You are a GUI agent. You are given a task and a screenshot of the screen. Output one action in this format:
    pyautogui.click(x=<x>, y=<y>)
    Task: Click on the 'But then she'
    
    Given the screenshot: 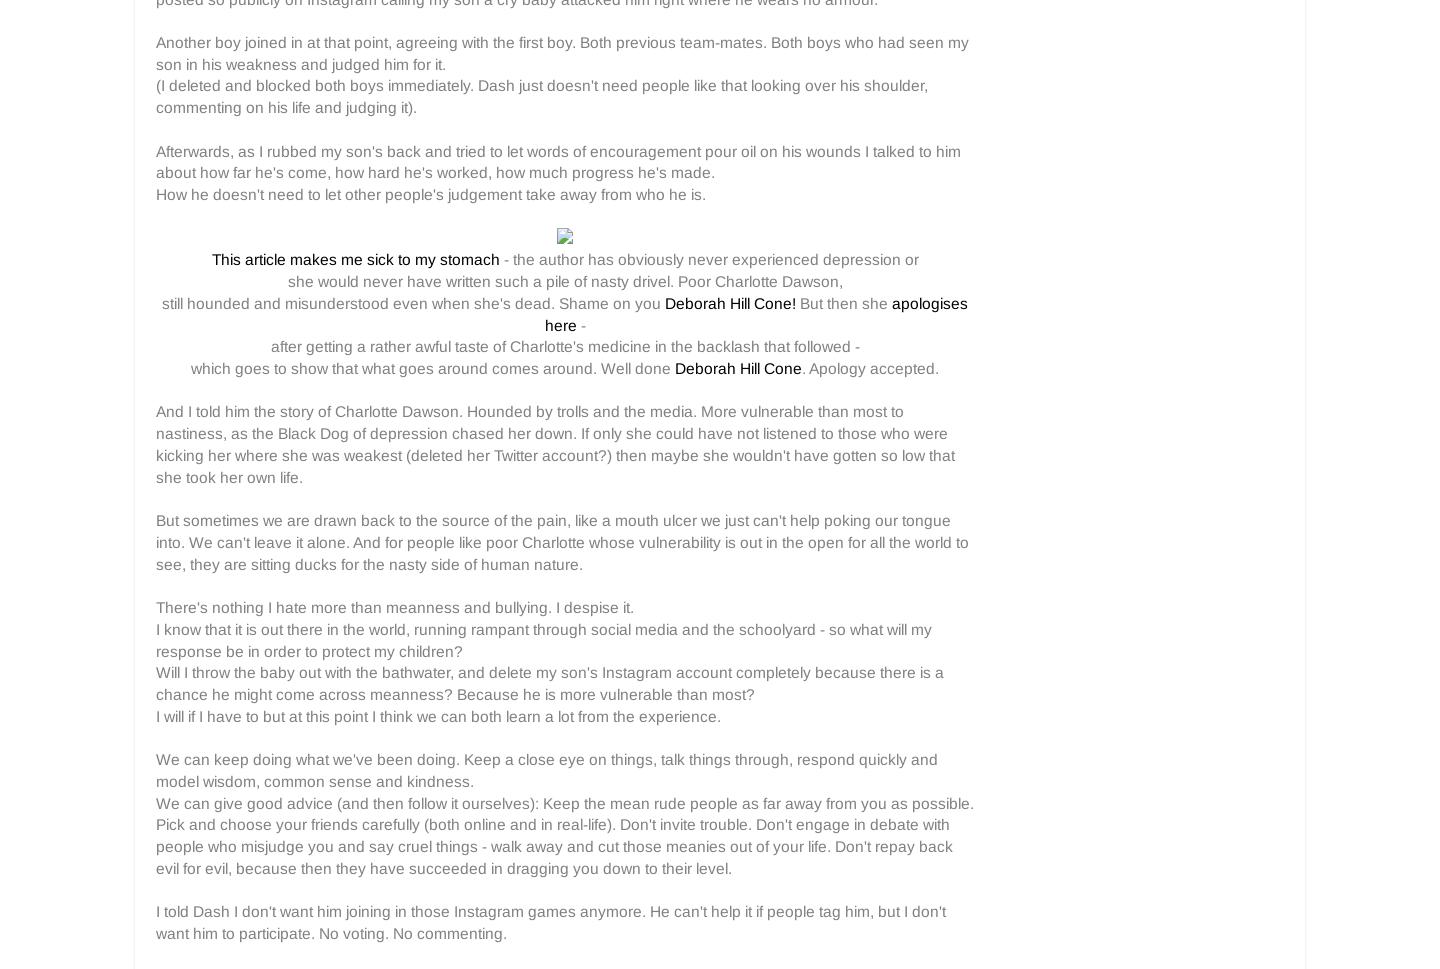 What is the action you would take?
    pyautogui.click(x=796, y=302)
    